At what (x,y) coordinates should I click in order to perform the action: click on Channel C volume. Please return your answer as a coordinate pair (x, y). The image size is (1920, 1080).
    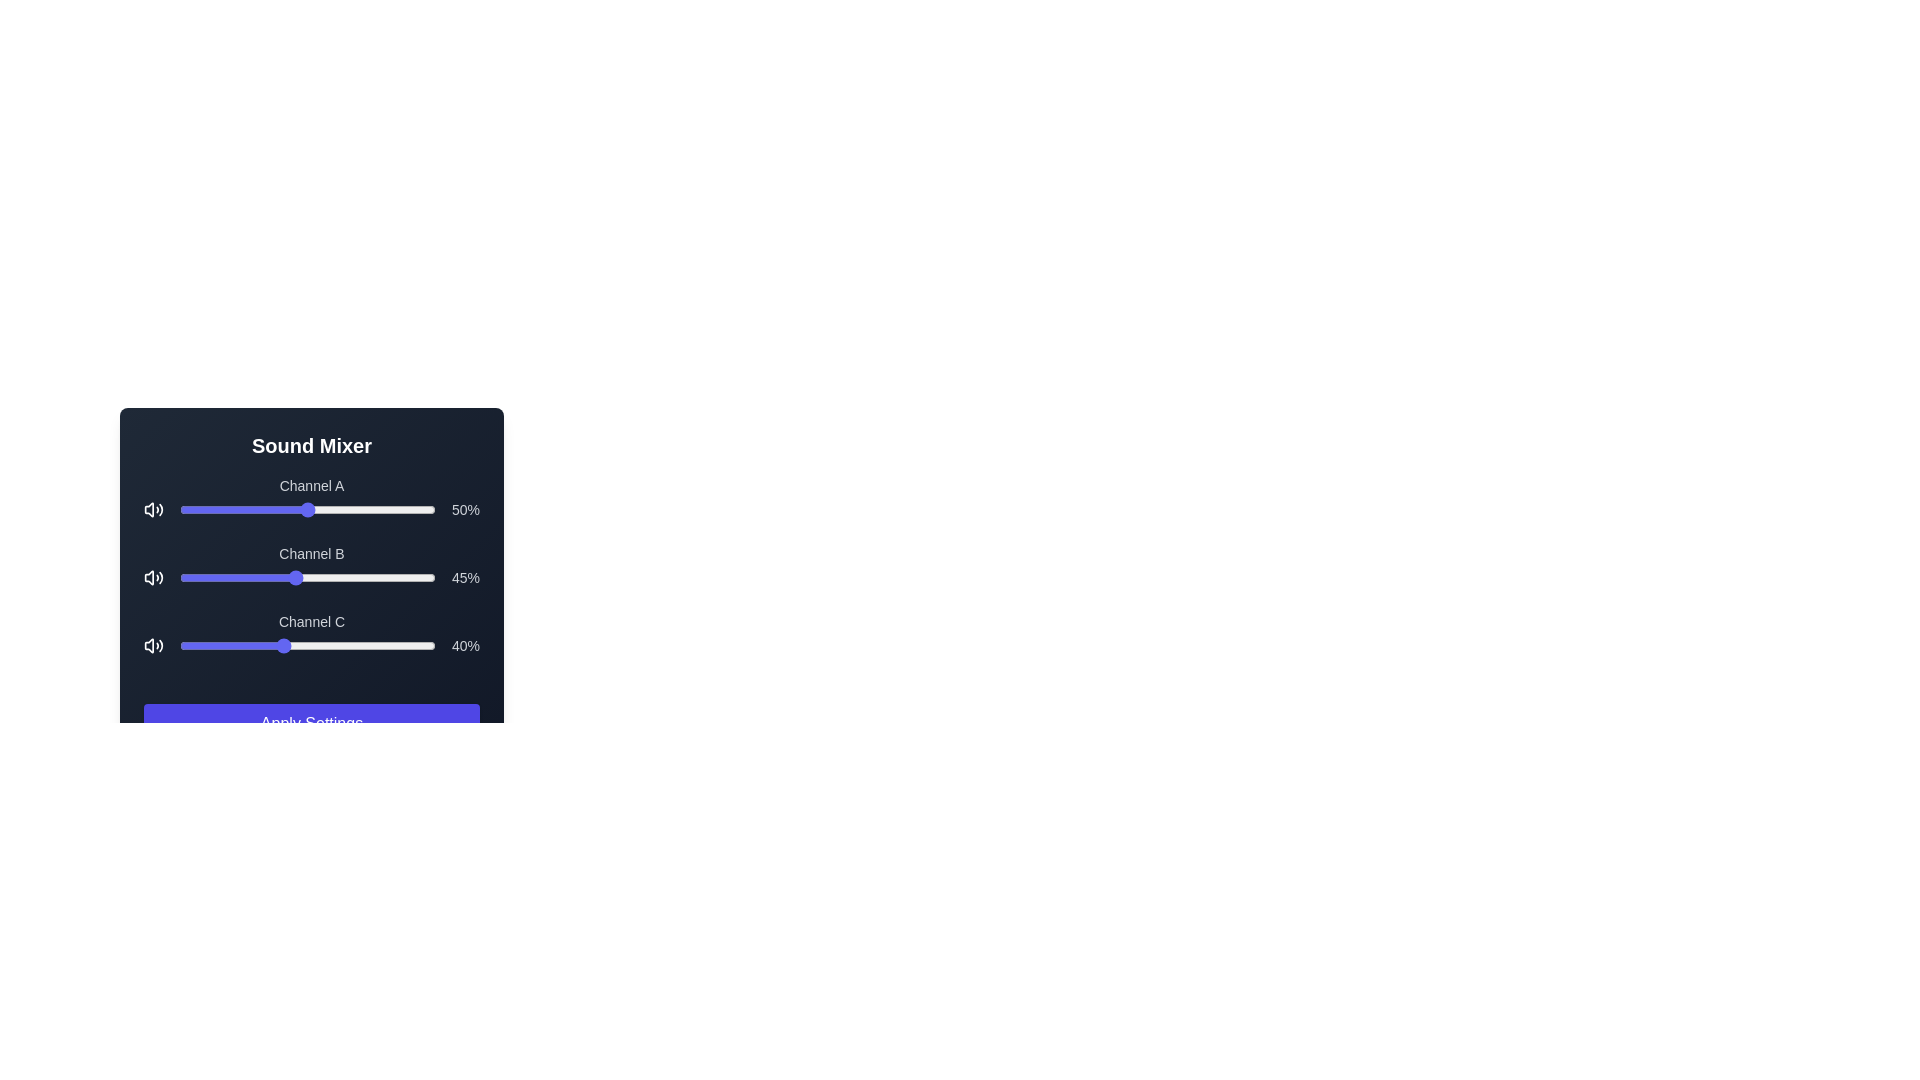
    Looking at the image, I should click on (258, 645).